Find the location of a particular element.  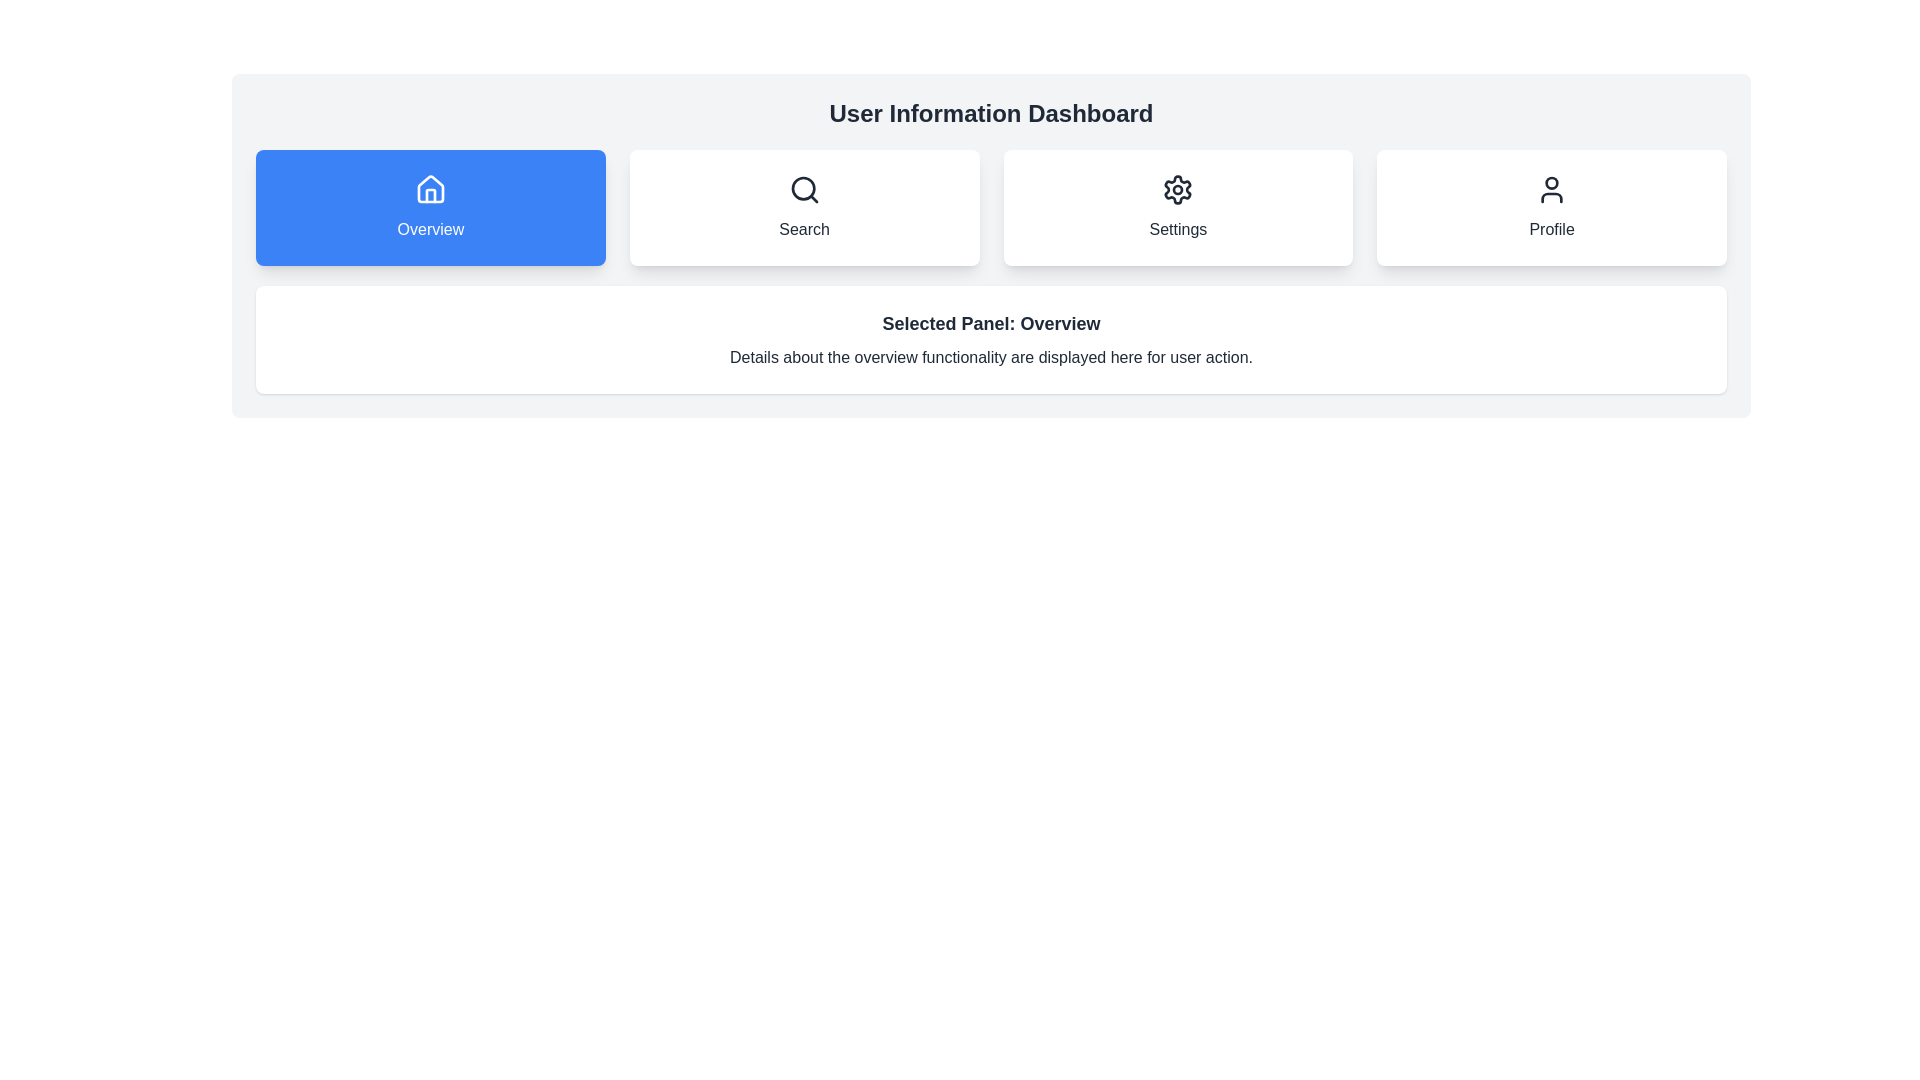

the search button located in the second card of a horizontal grid, positioned between the 'Overview' and 'Settings' cards, to initiate the search function is located at coordinates (804, 208).